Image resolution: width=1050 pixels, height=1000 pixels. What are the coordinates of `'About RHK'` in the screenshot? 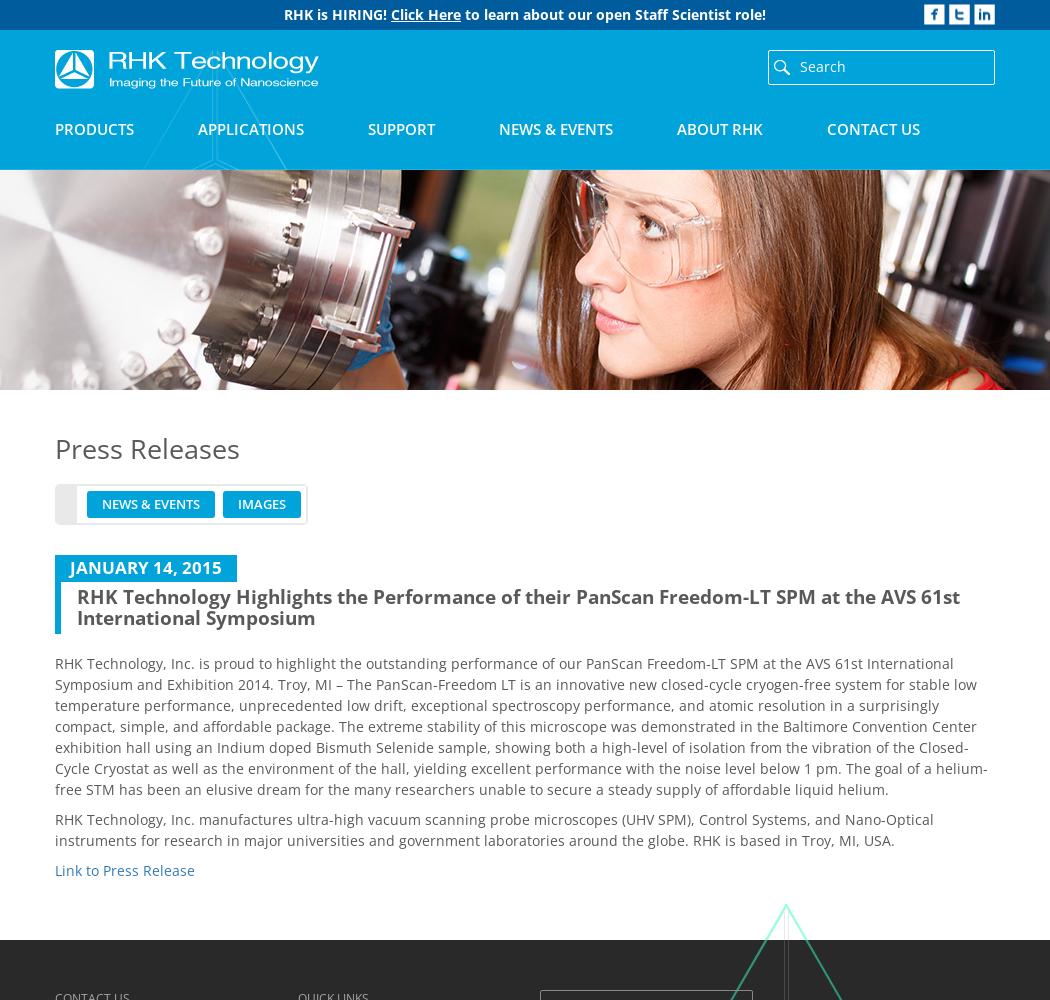 It's located at (677, 129).